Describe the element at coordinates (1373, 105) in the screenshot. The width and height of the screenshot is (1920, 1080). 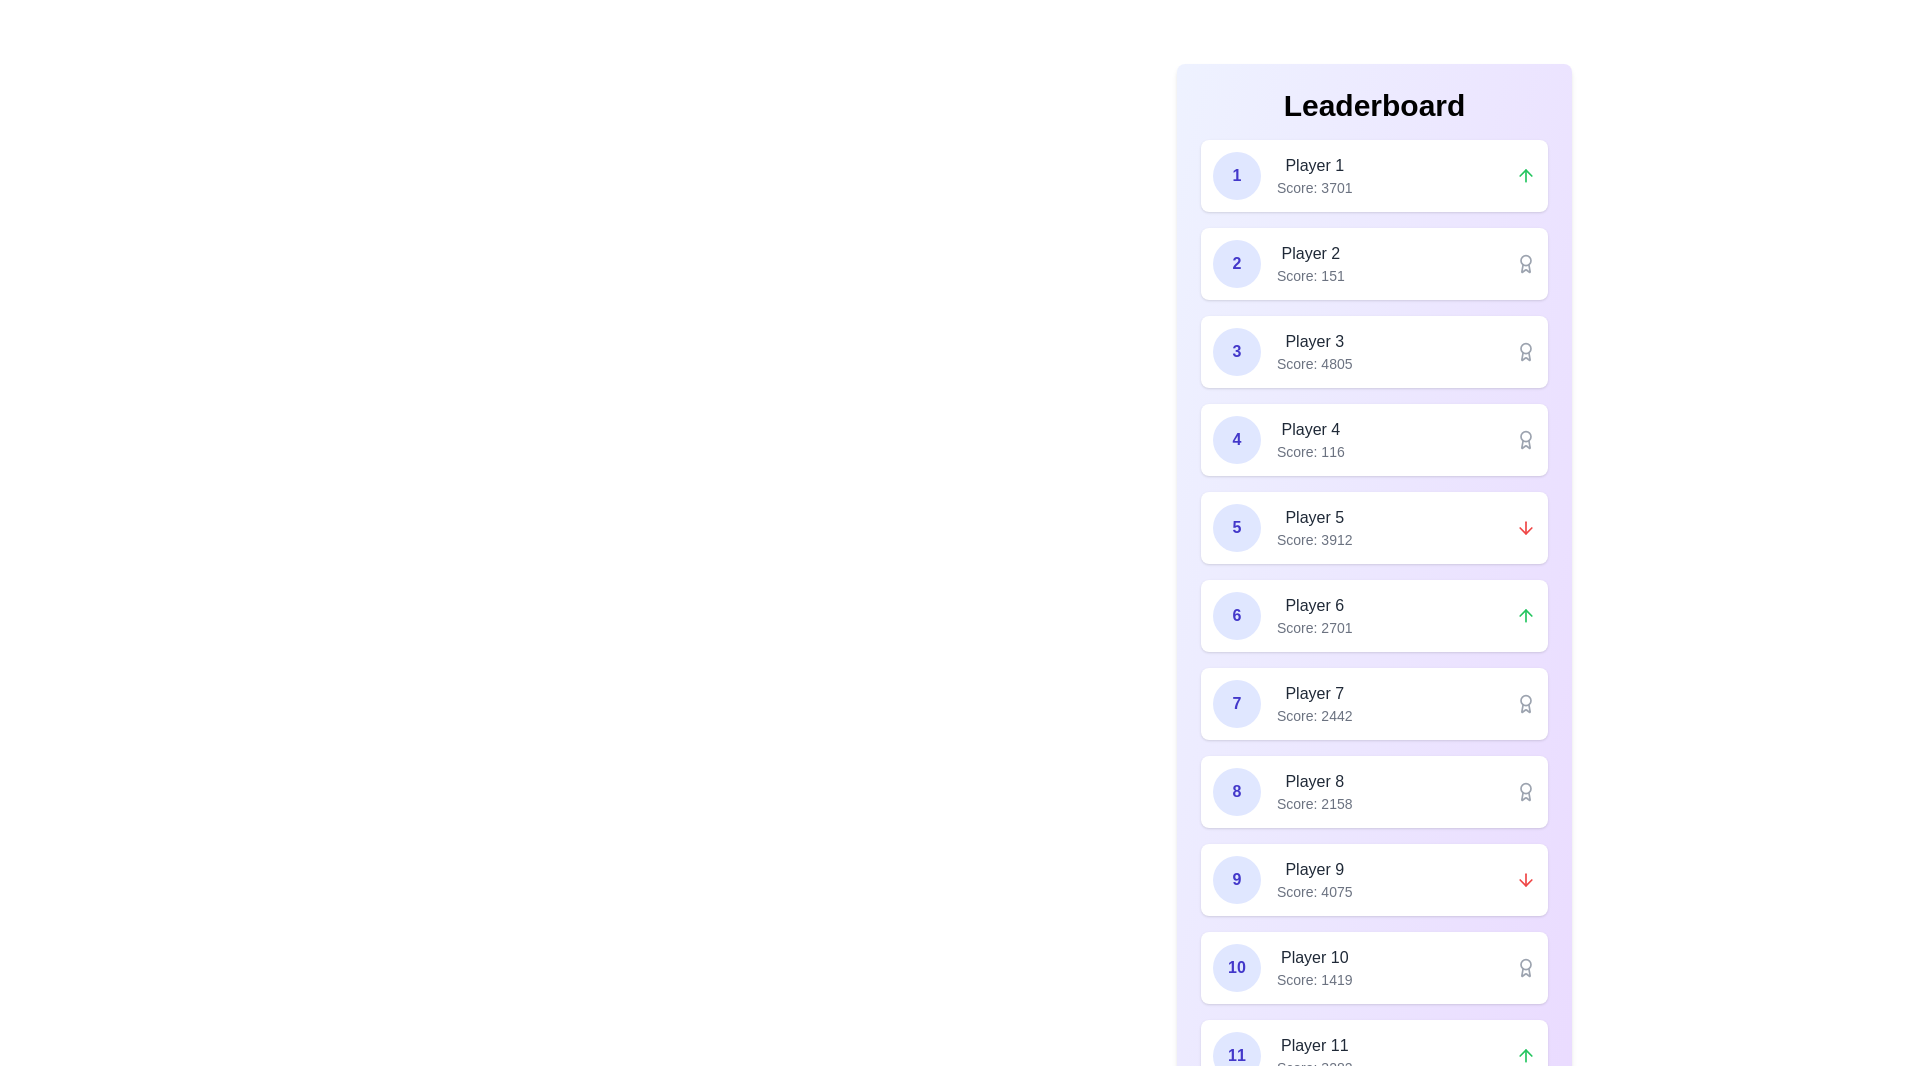
I see `the leaderboard text by selecting the text area` at that location.